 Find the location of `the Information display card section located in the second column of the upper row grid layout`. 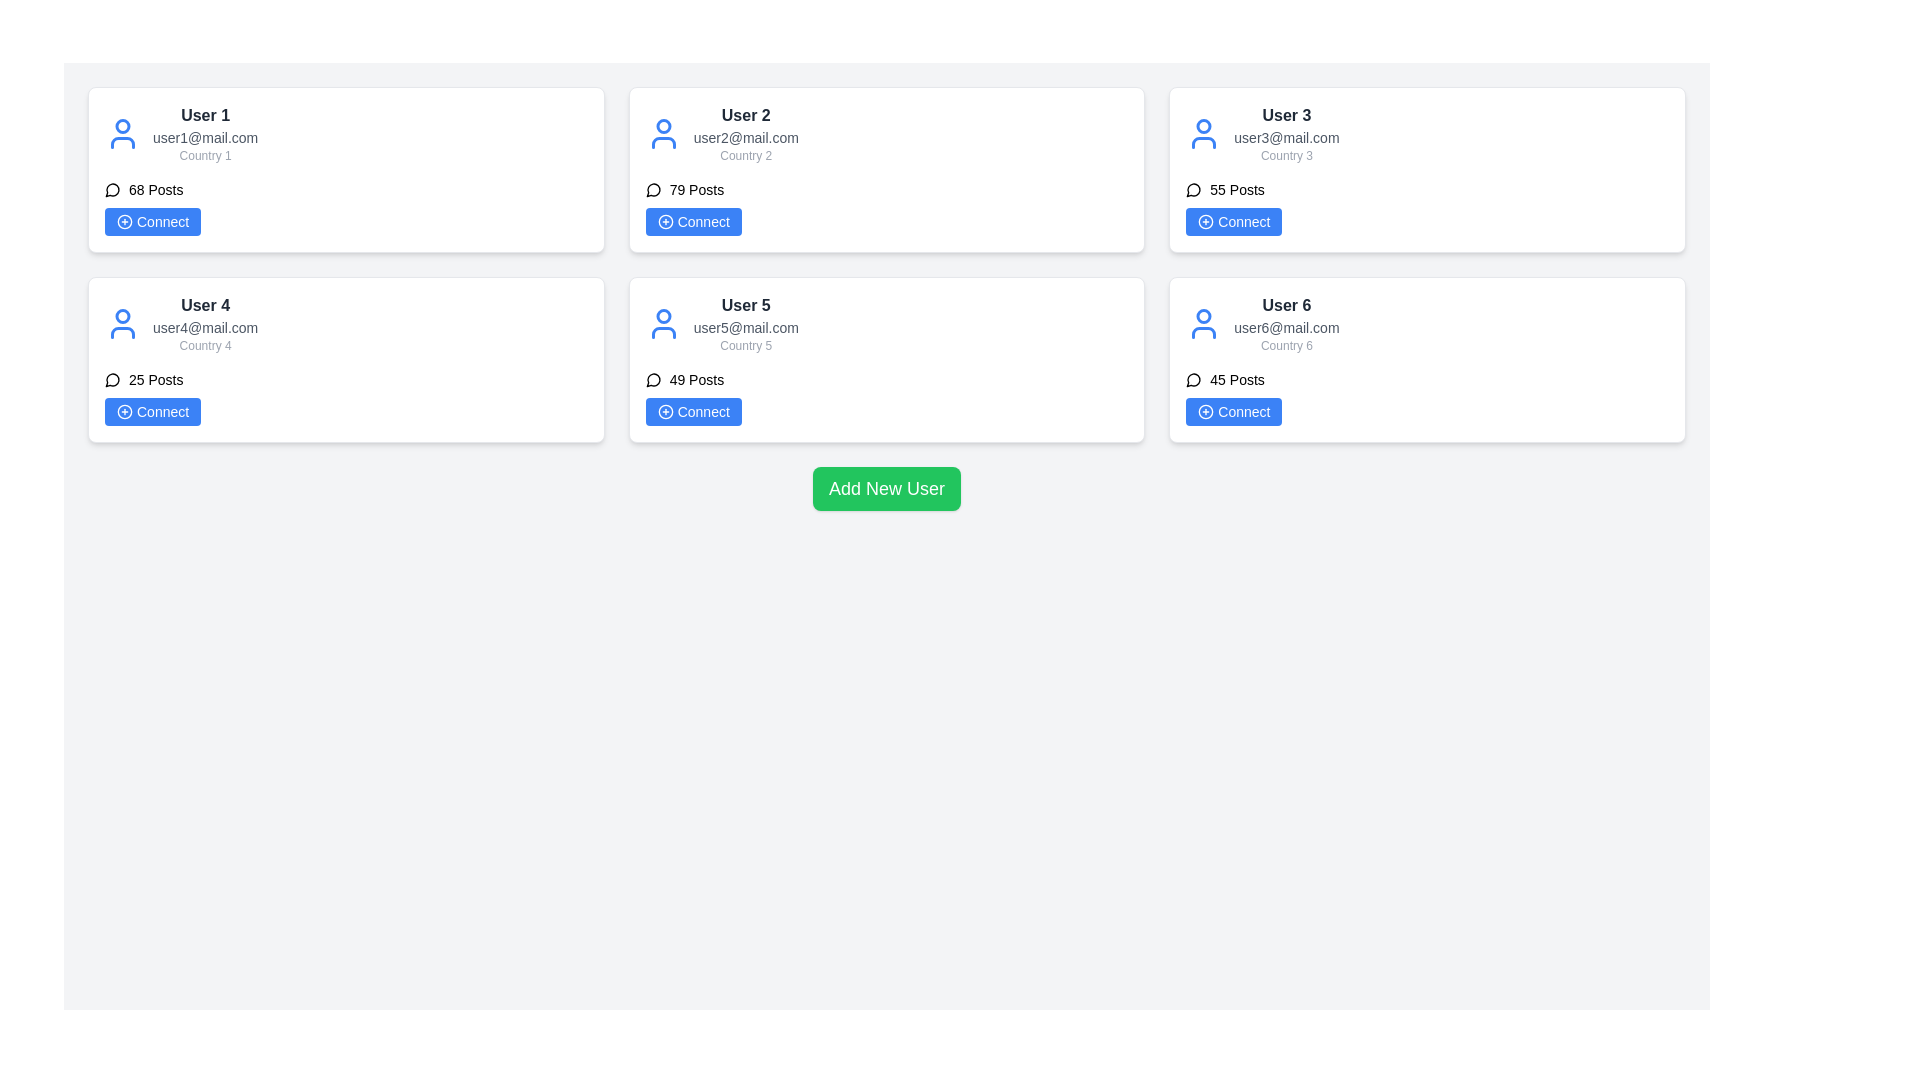

the Information display card section located in the second column of the upper row grid layout is located at coordinates (886, 134).